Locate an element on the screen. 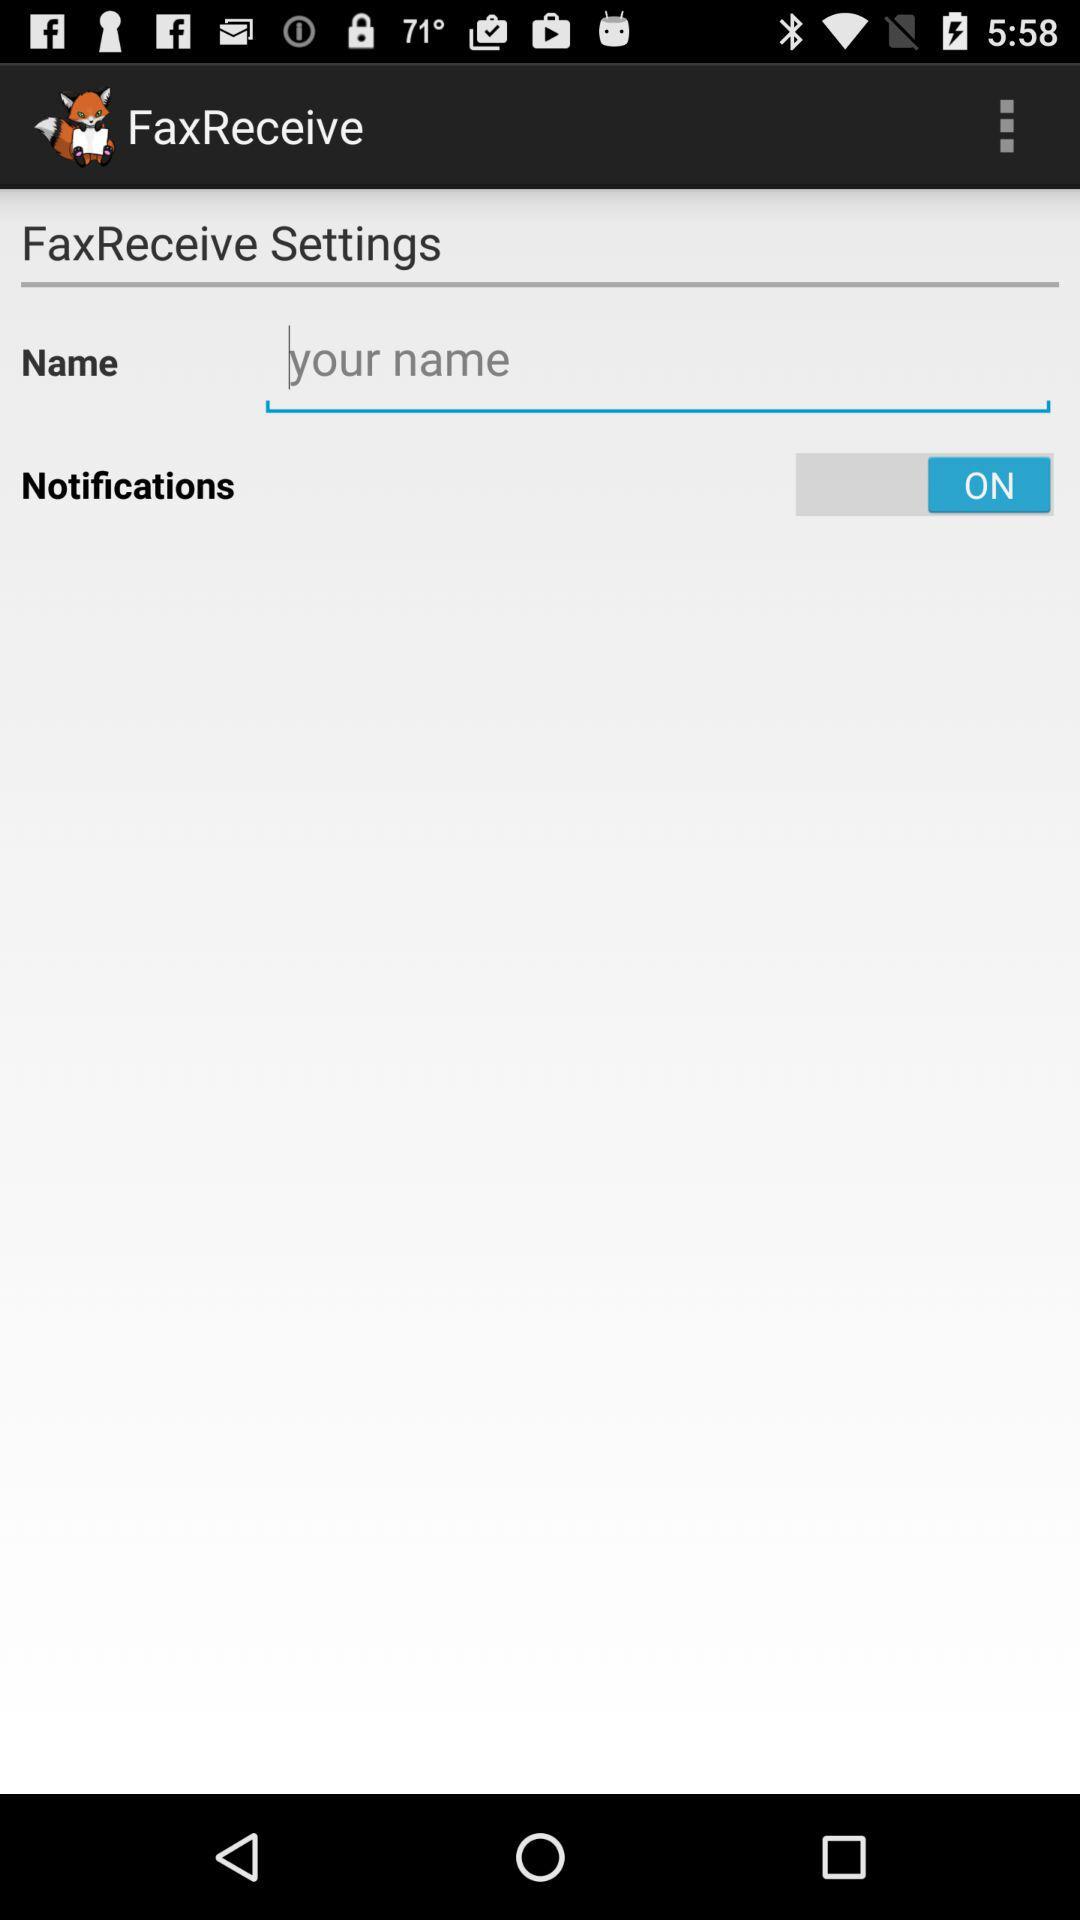 This screenshot has height=1920, width=1080. your name is located at coordinates (658, 358).